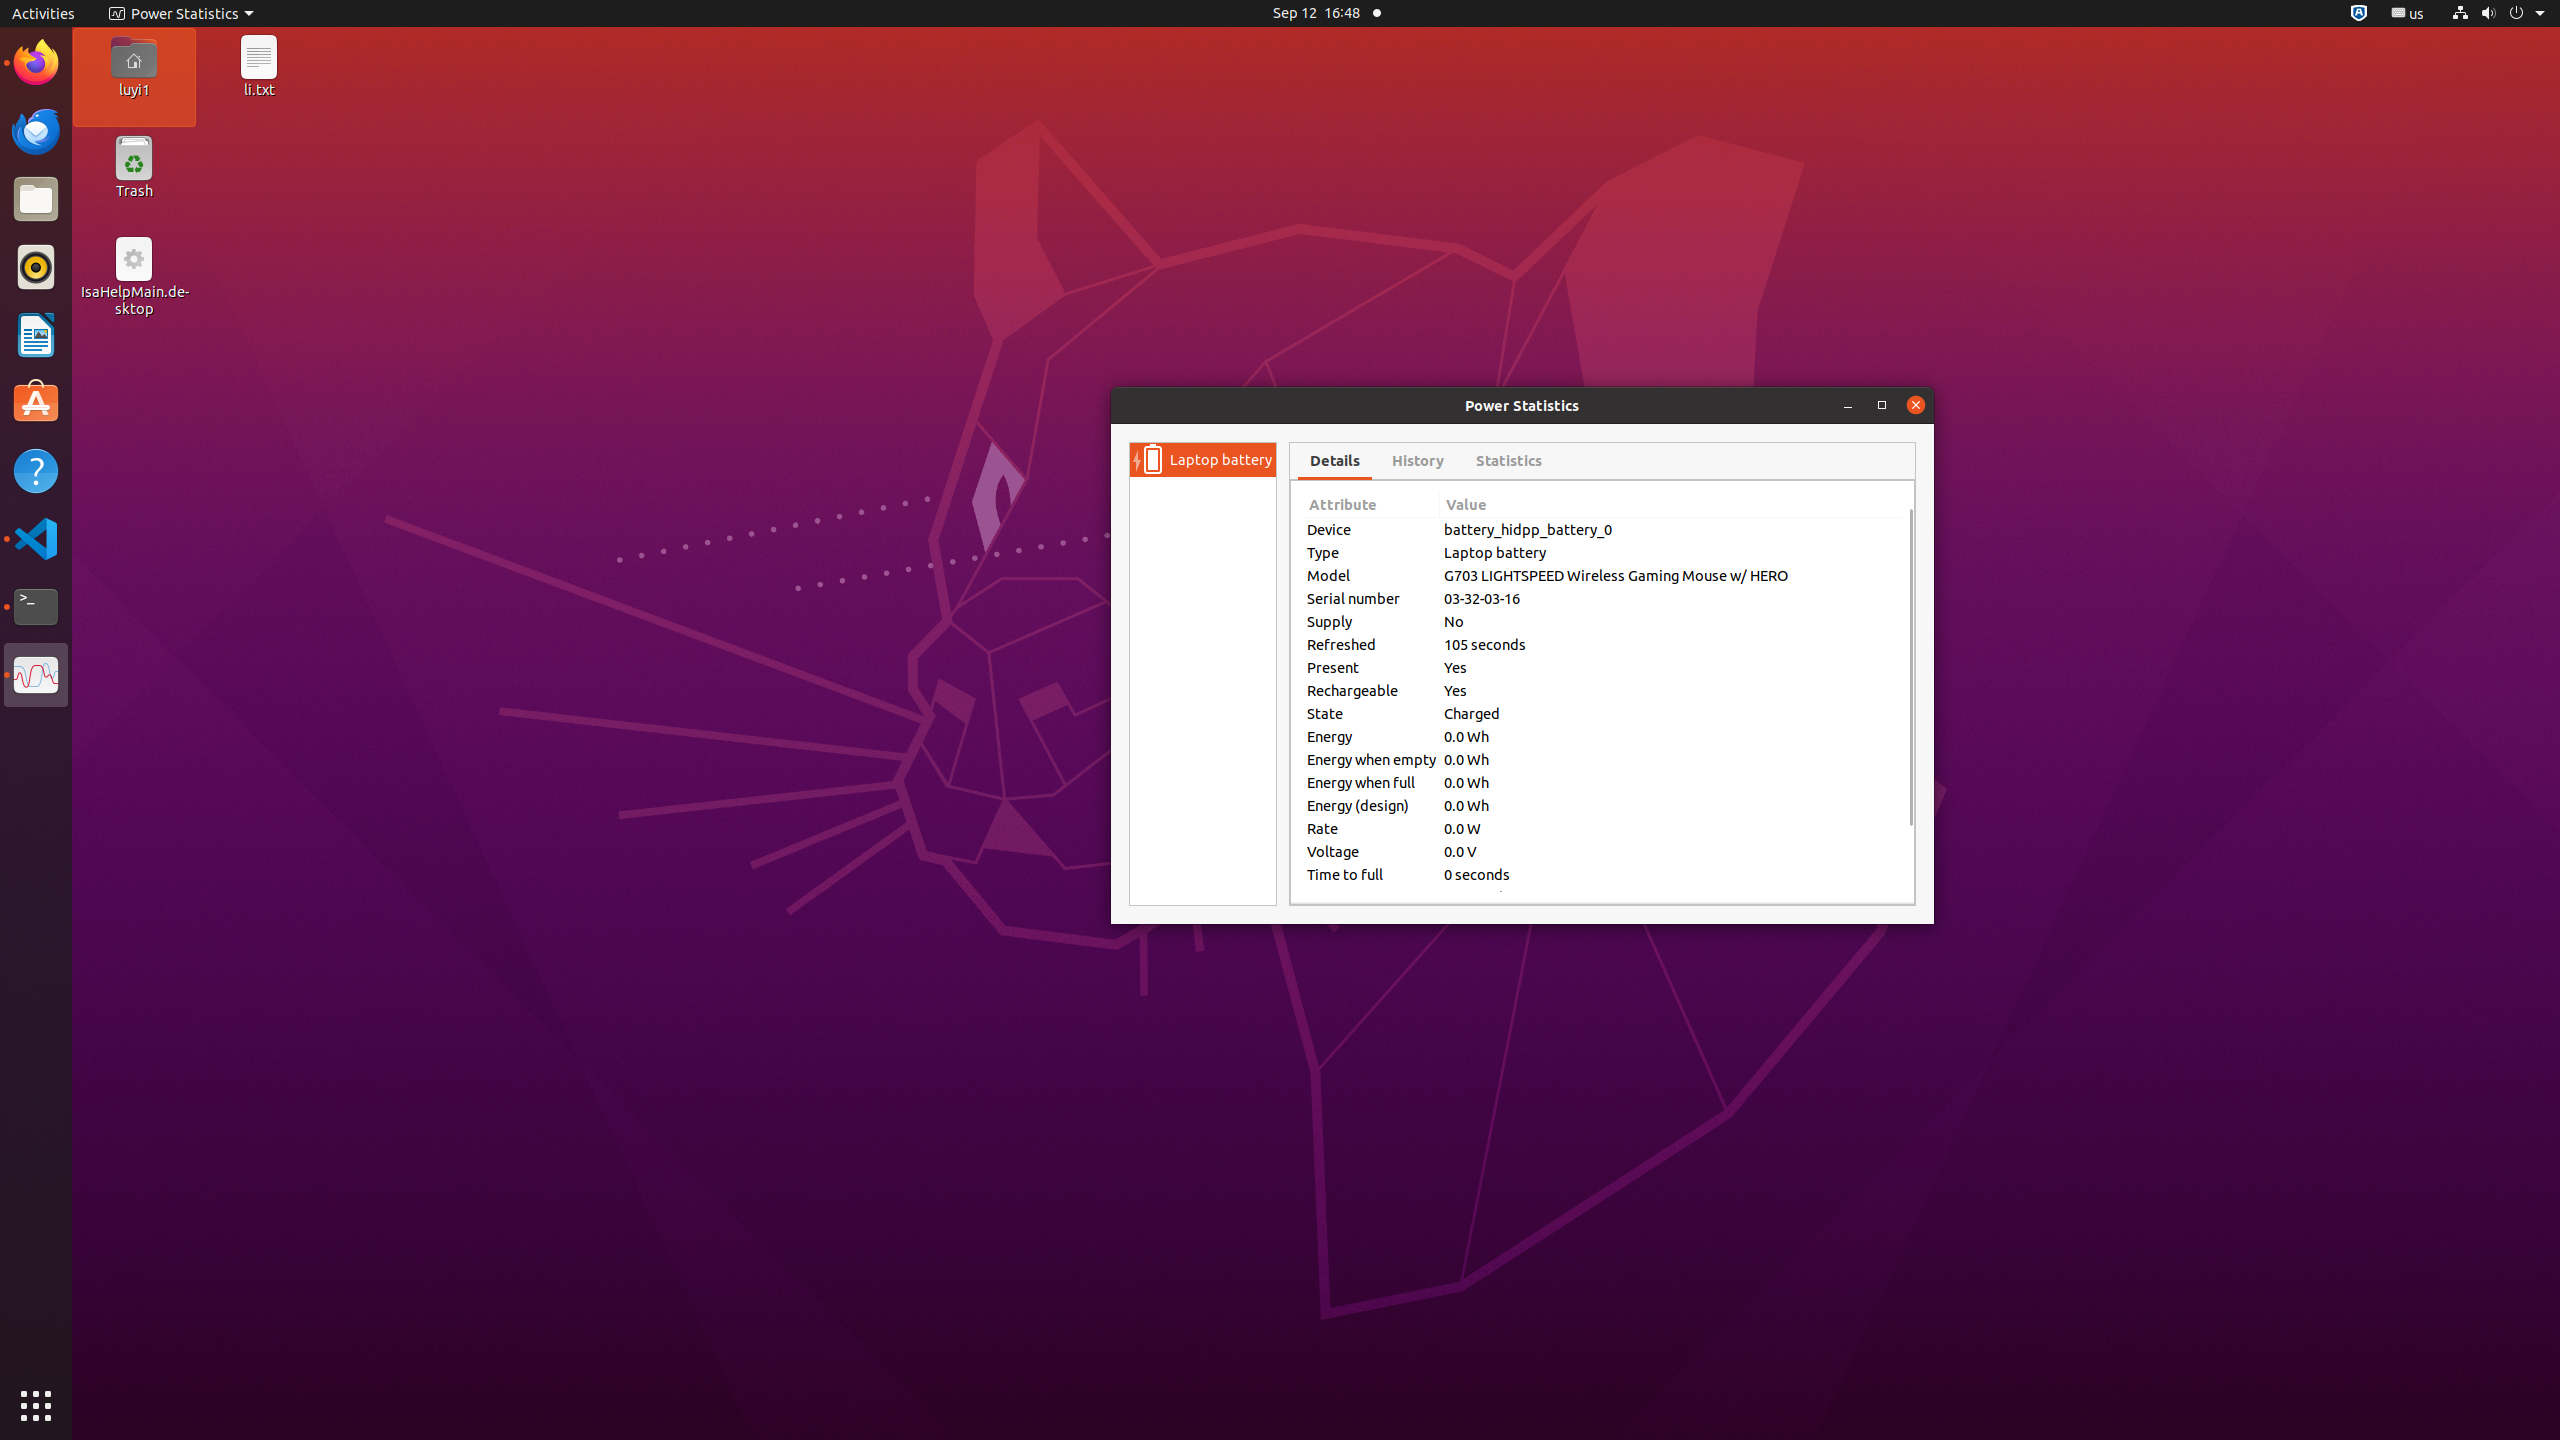 This screenshot has width=2560, height=1440. What do you see at coordinates (1370, 528) in the screenshot?
I see `'Device'` at bounding box center [1370, 528].